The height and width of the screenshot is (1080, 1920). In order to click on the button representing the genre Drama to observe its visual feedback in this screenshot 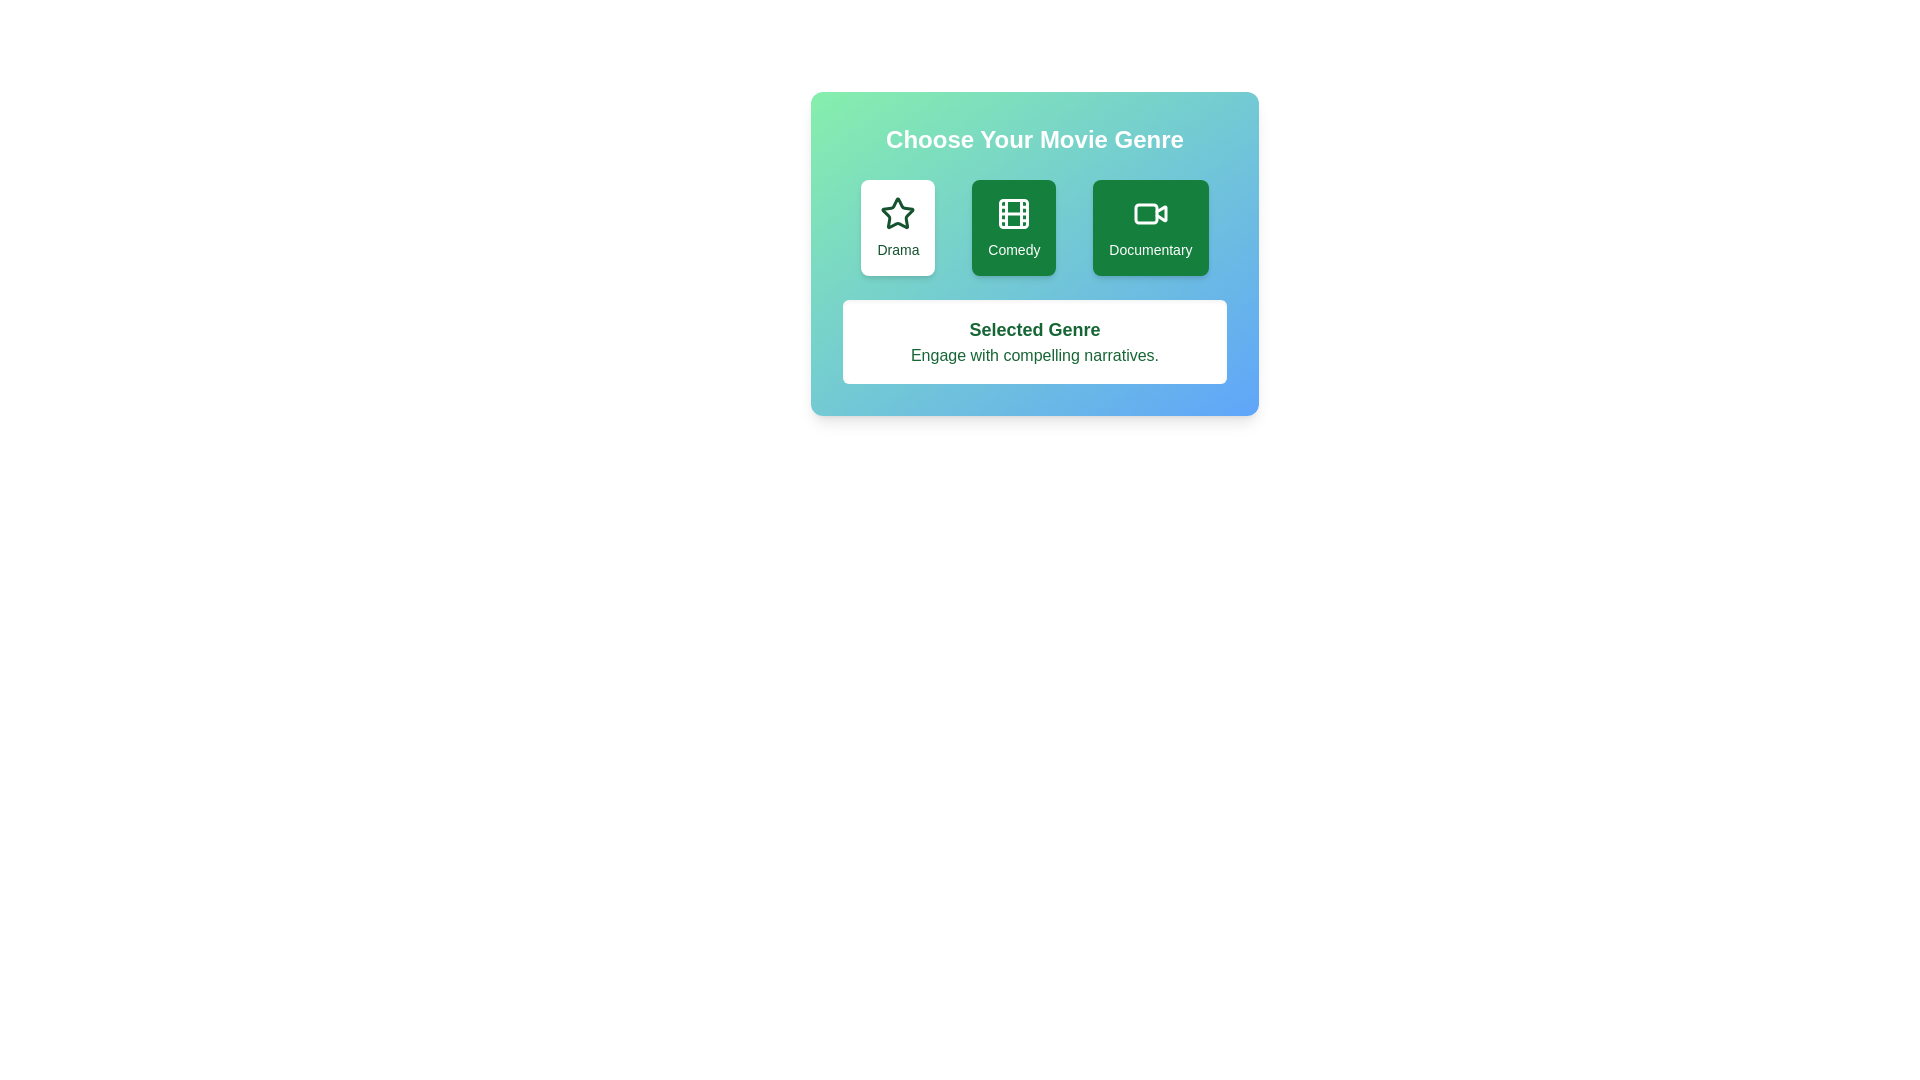, I will do `click(897, 226)`.